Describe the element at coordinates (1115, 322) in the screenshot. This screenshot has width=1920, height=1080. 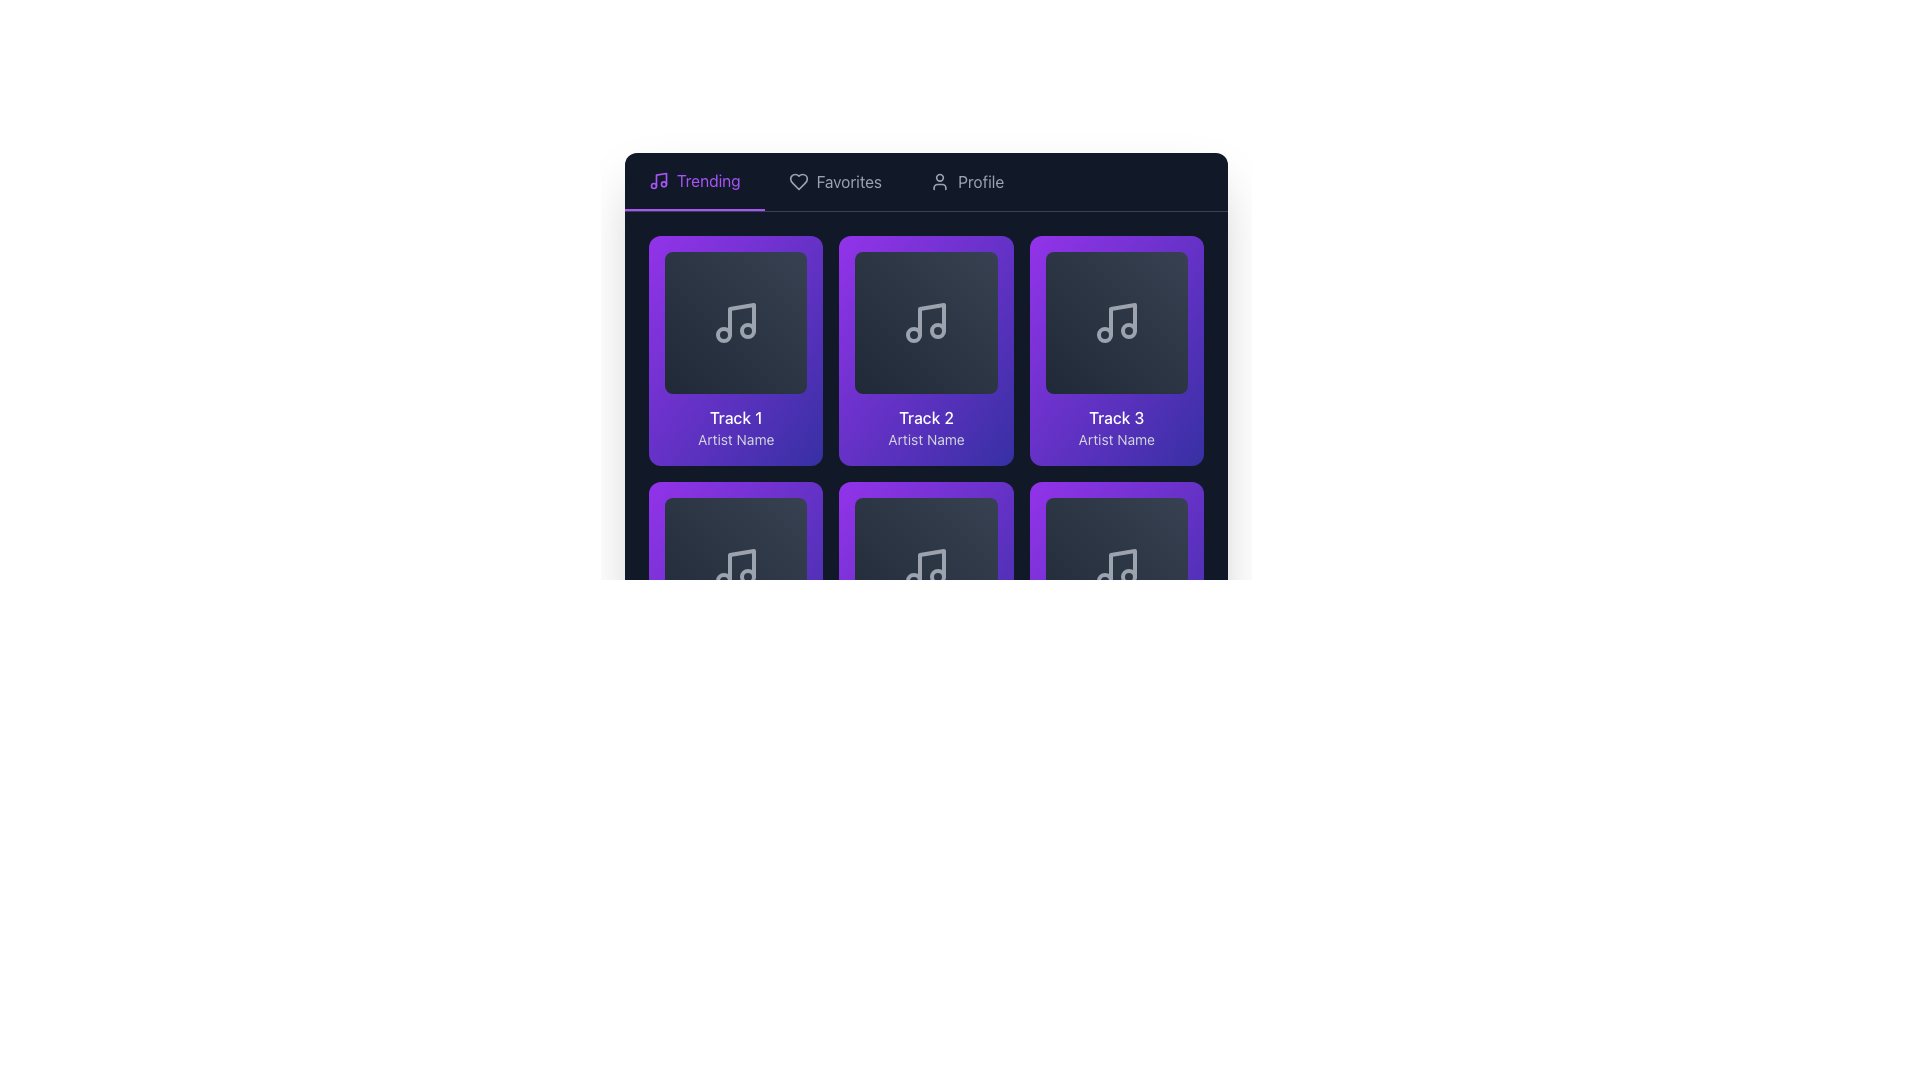
I see `the music icon located at the top center of the 'Track 3' card, which visually represents a track or music item` at that location.